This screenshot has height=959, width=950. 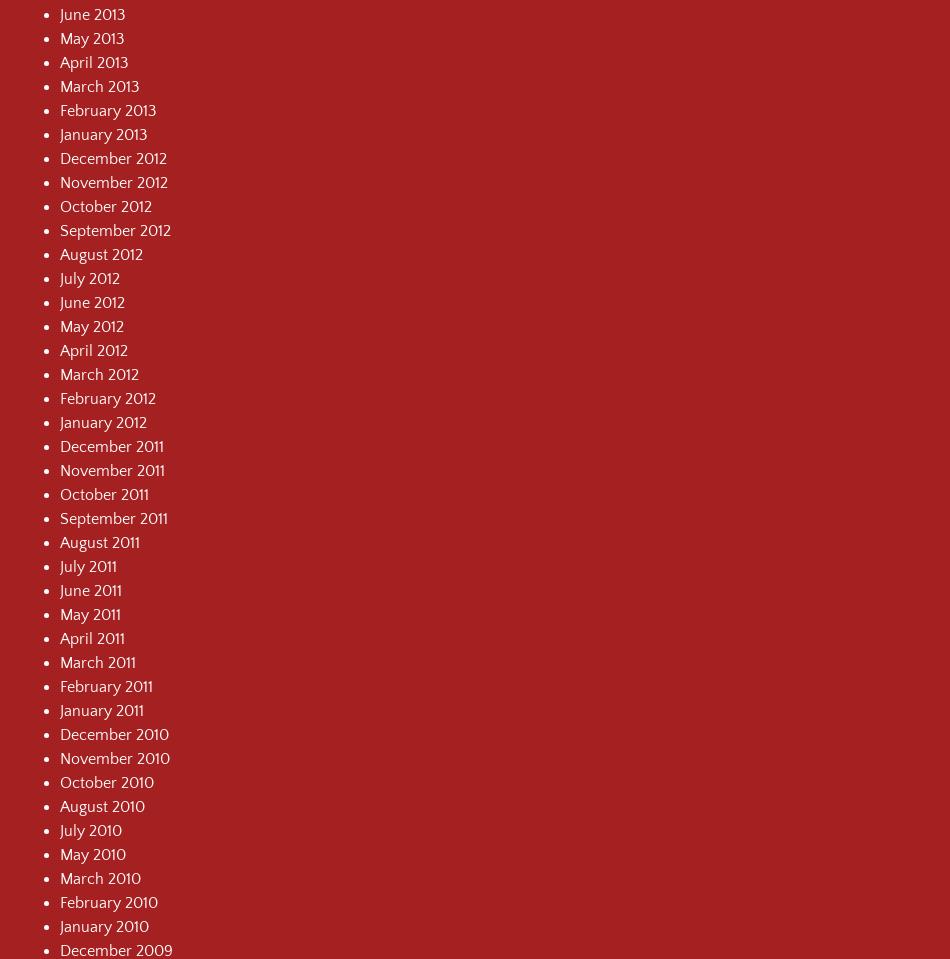 What do you see at coordinates (112, 469) in the screenshot?
I see `'November 2011'` at bounding box center [112, 469].